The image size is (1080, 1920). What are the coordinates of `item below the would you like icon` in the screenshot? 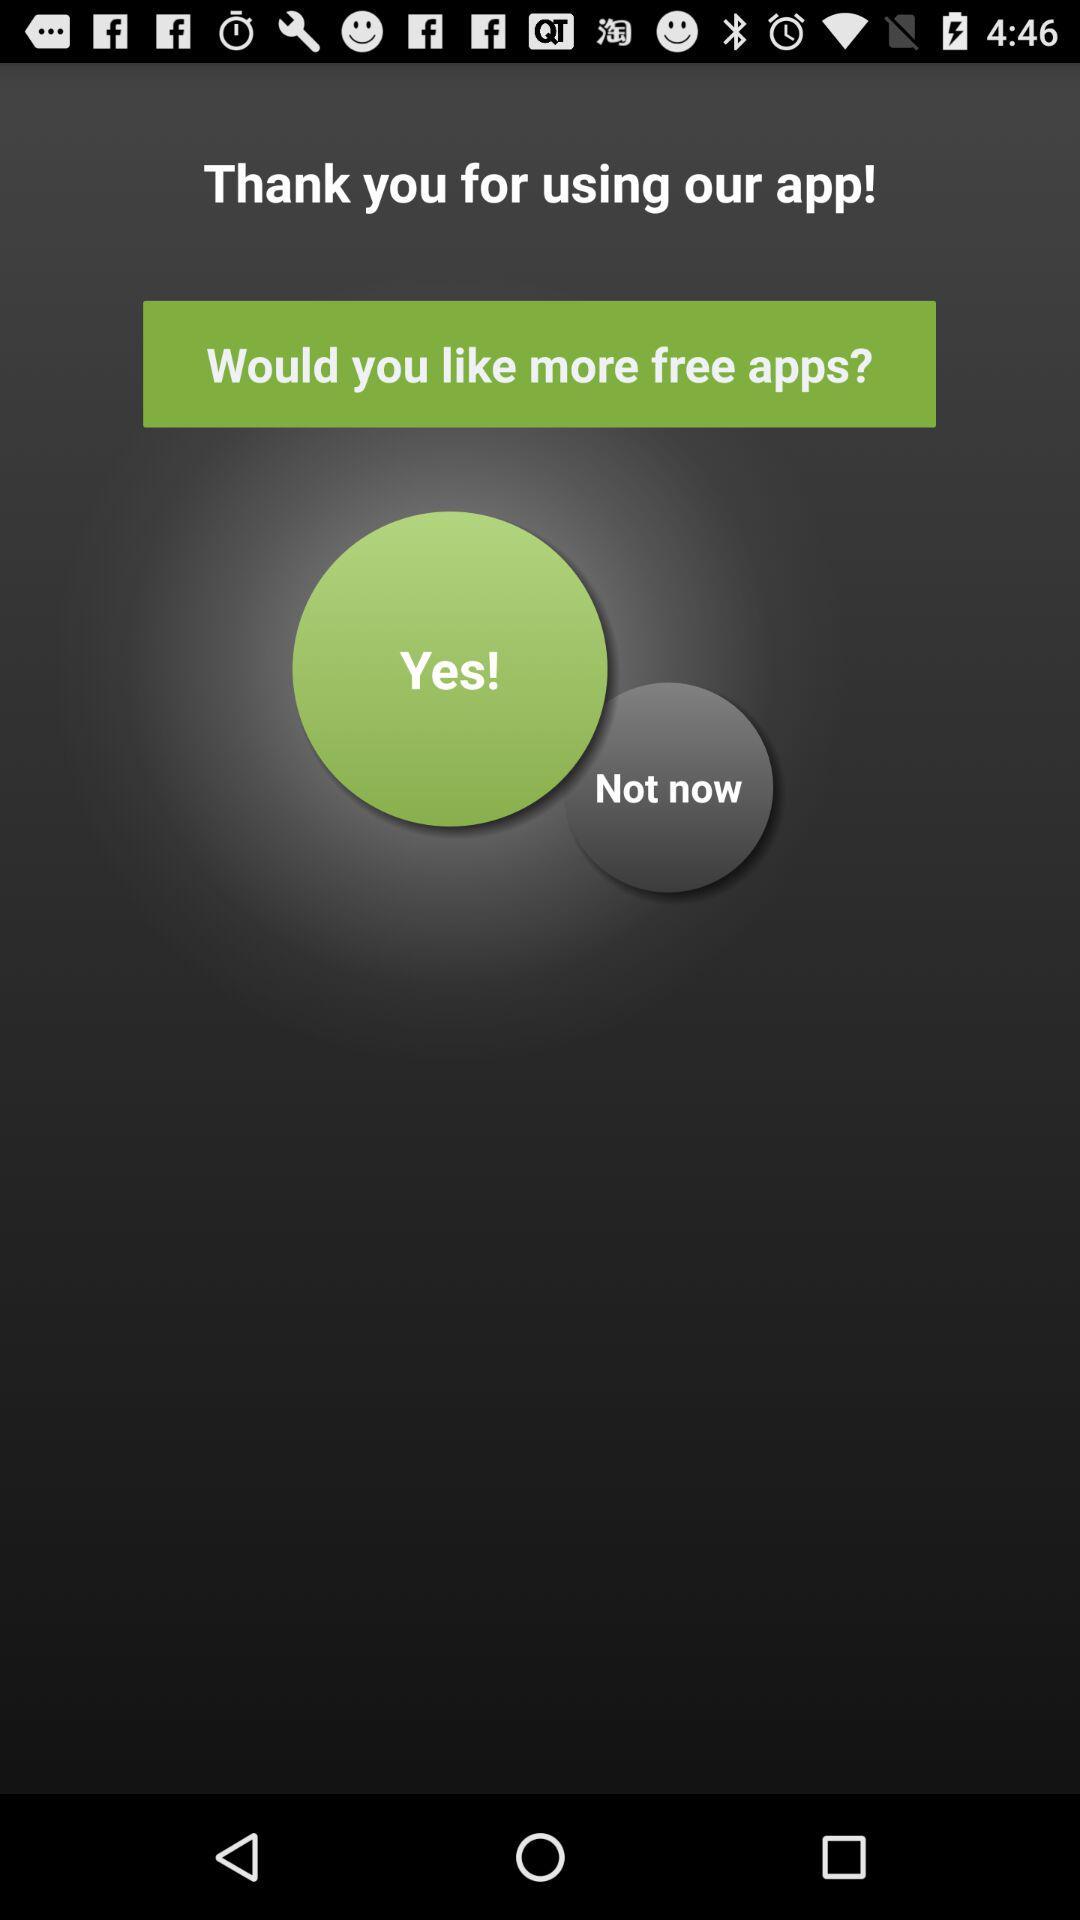 It's located at (450, 668).